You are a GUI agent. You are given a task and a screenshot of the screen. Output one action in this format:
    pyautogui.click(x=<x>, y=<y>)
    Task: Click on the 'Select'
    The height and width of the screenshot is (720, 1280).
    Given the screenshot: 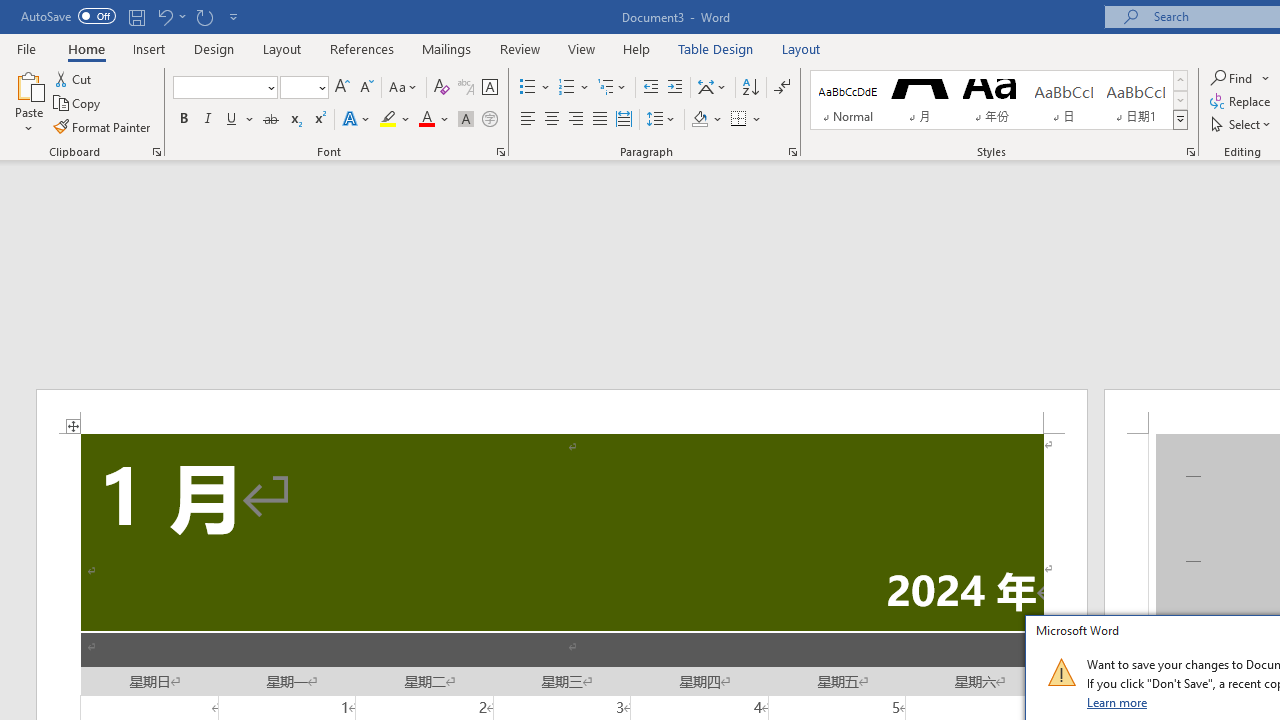 What is the action you would take?
    pyautogui.click(x=1241, y=124)
    